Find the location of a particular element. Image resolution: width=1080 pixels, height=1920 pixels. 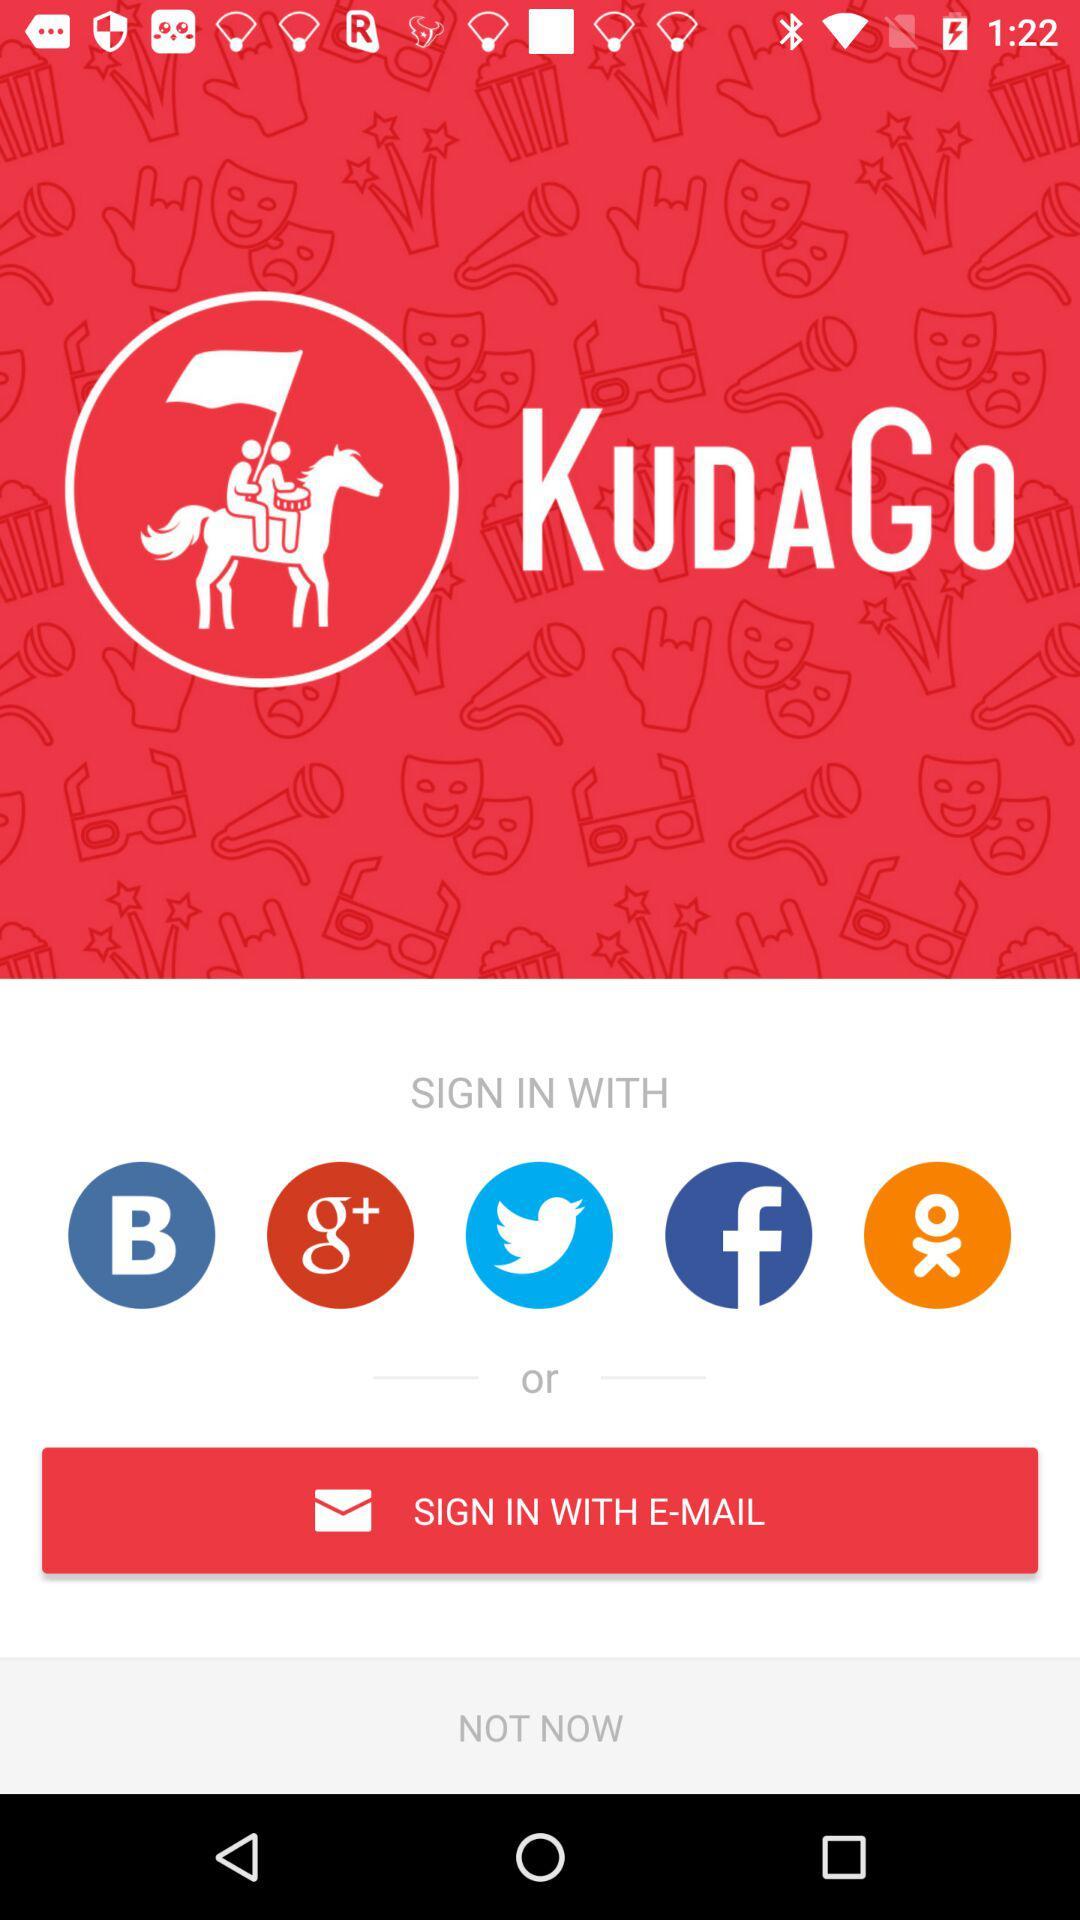

sign in with google+ is located at coordinates (339, 1234).